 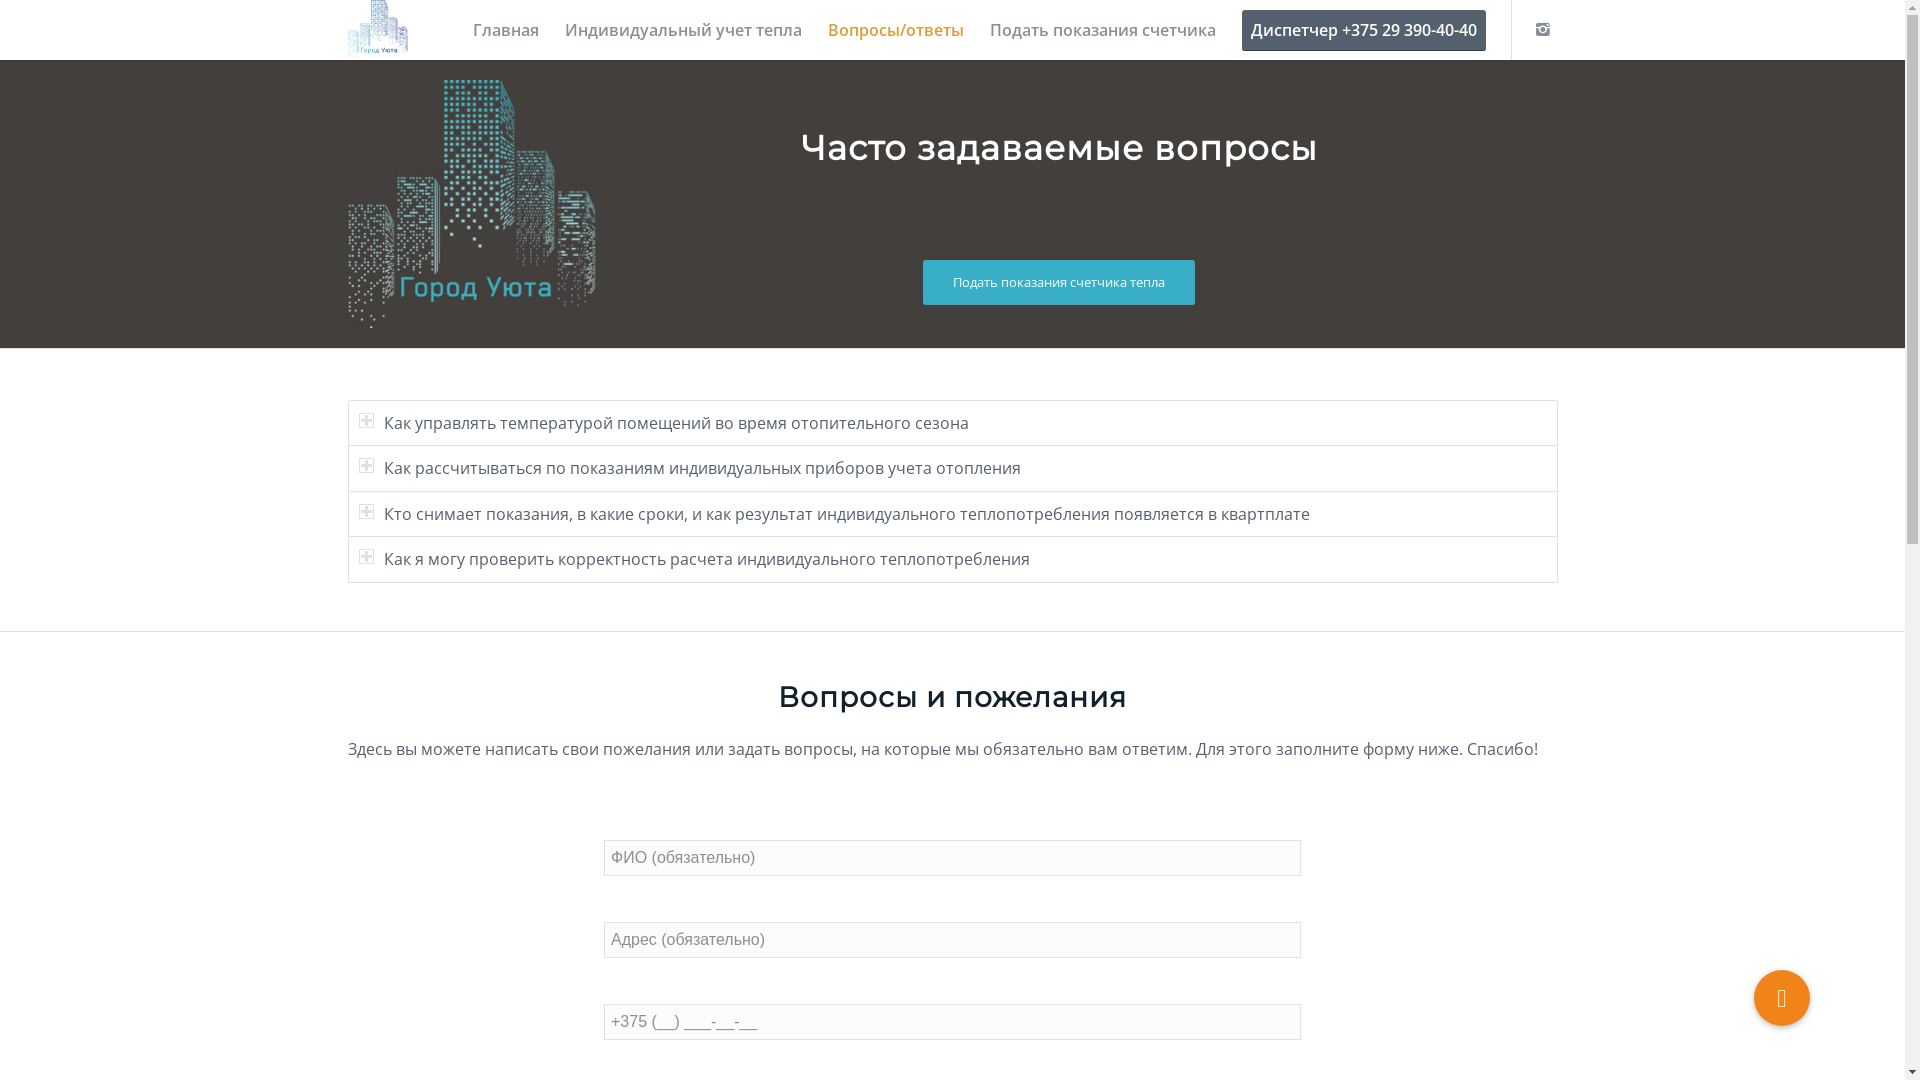 I want to click on 'Instagram', so click(x=1541, y=29).